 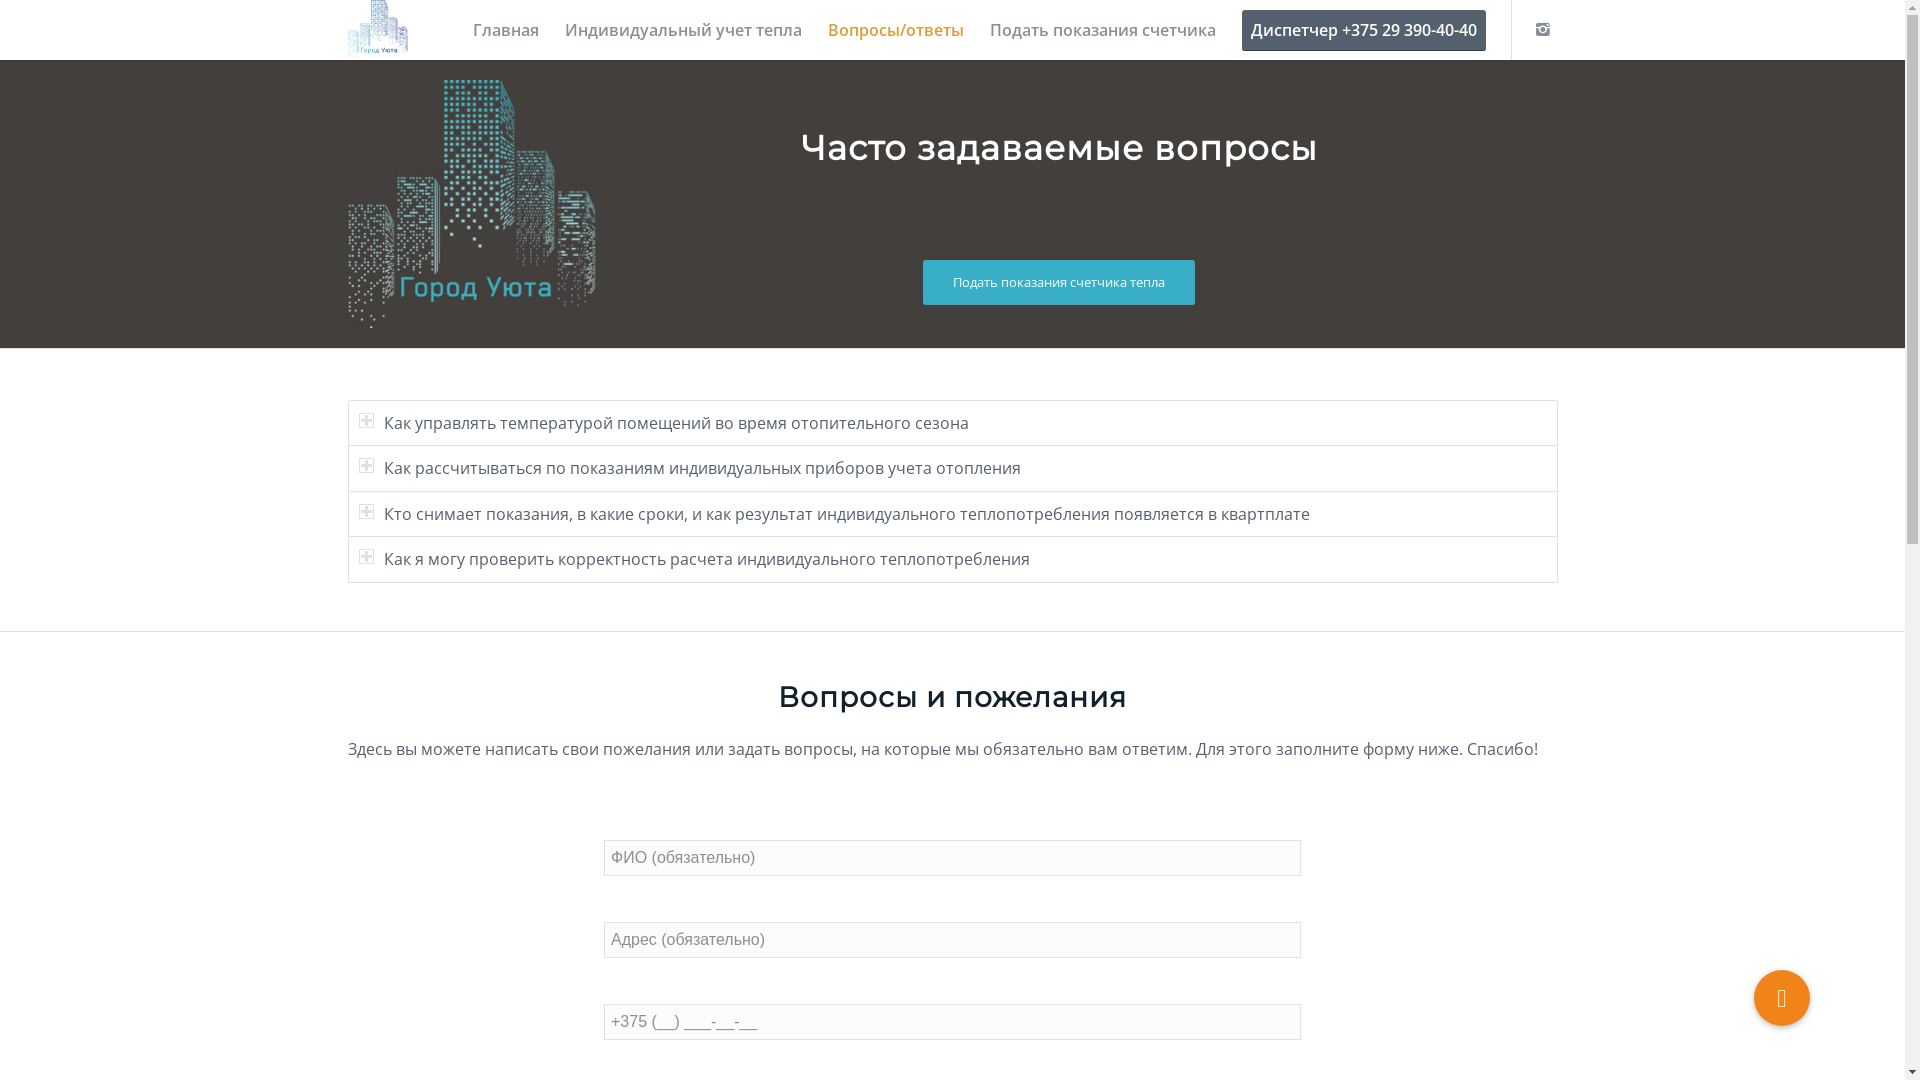 I want to click on 'Instagram', so click(x=1541, y=29).